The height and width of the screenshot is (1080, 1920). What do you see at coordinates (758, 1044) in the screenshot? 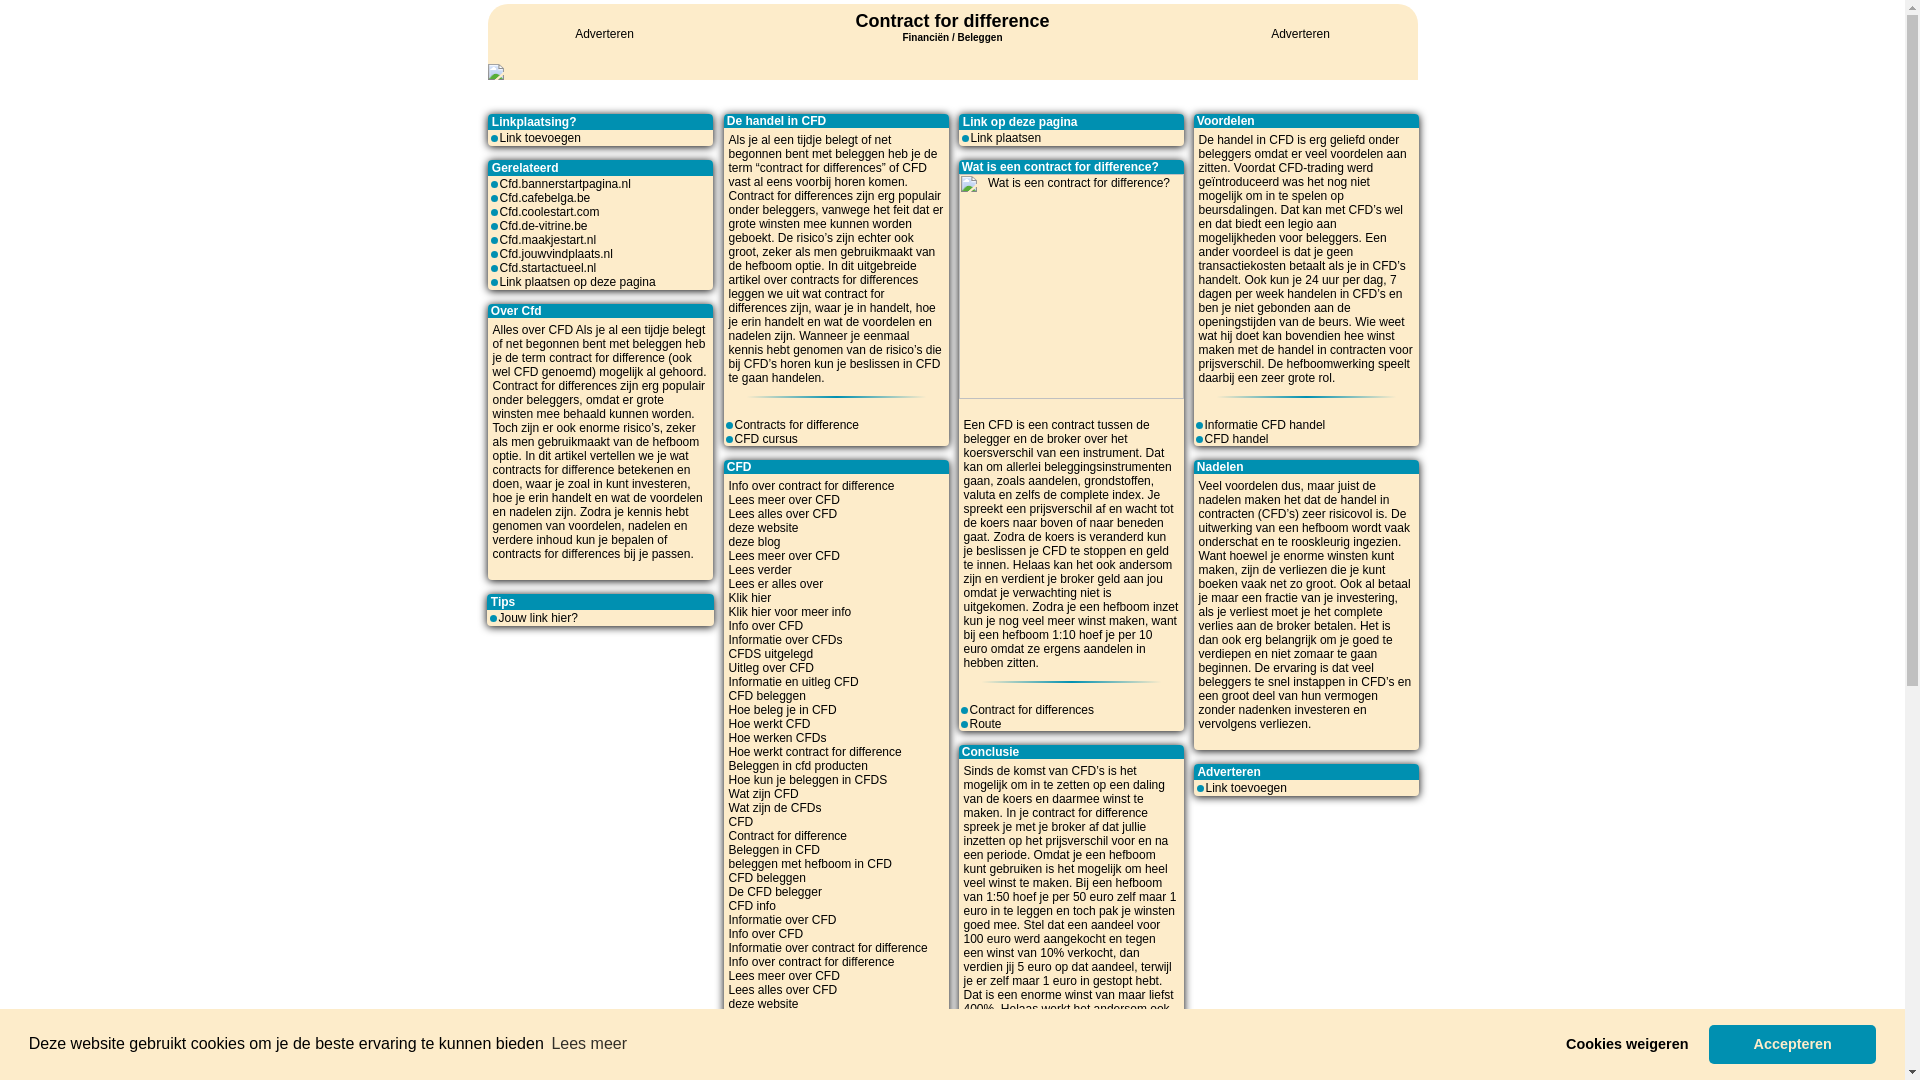
I see `'Lees verder'` at bounding box center [758, 1044].